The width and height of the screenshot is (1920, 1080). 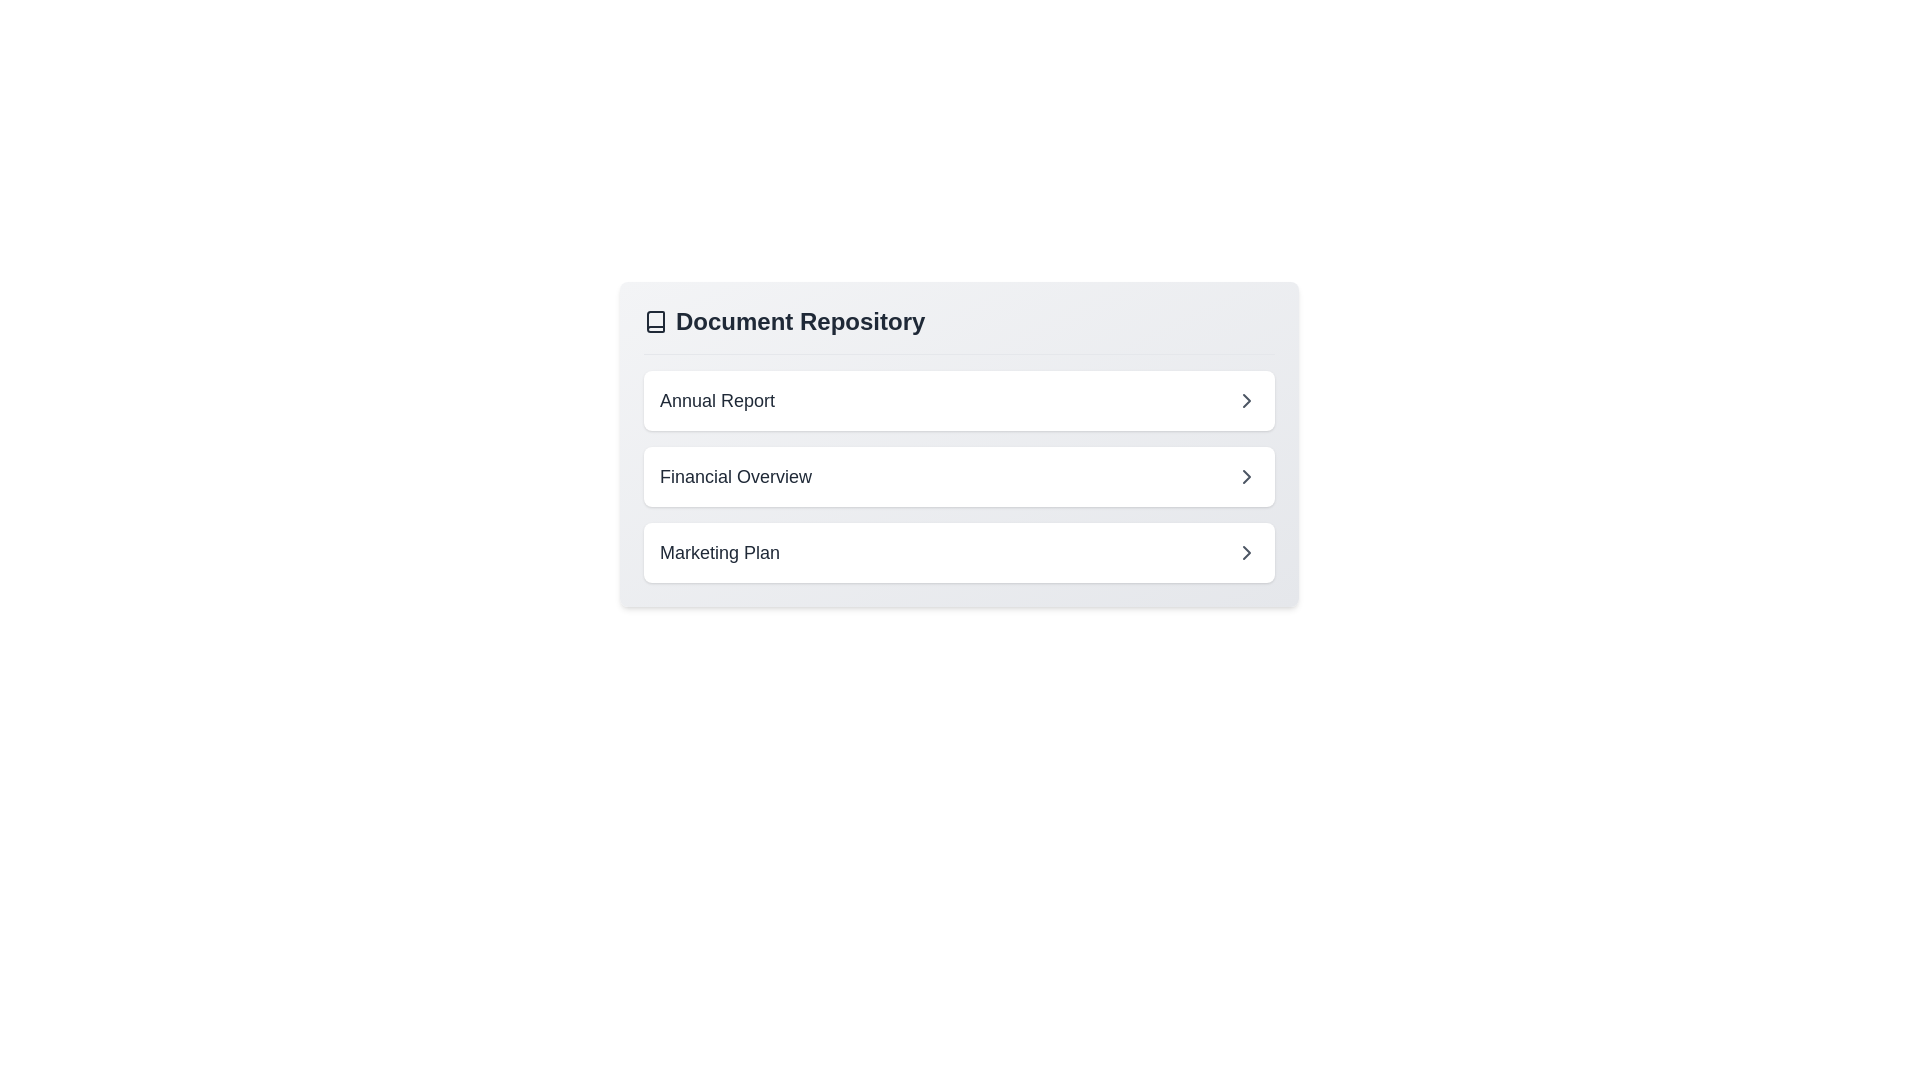 What do you see at coordinates (958, 401) in the screenshot?
I see `the first entry in the vertical list of documents labeled 'Annual Report'` at bounding box center [958, 401].